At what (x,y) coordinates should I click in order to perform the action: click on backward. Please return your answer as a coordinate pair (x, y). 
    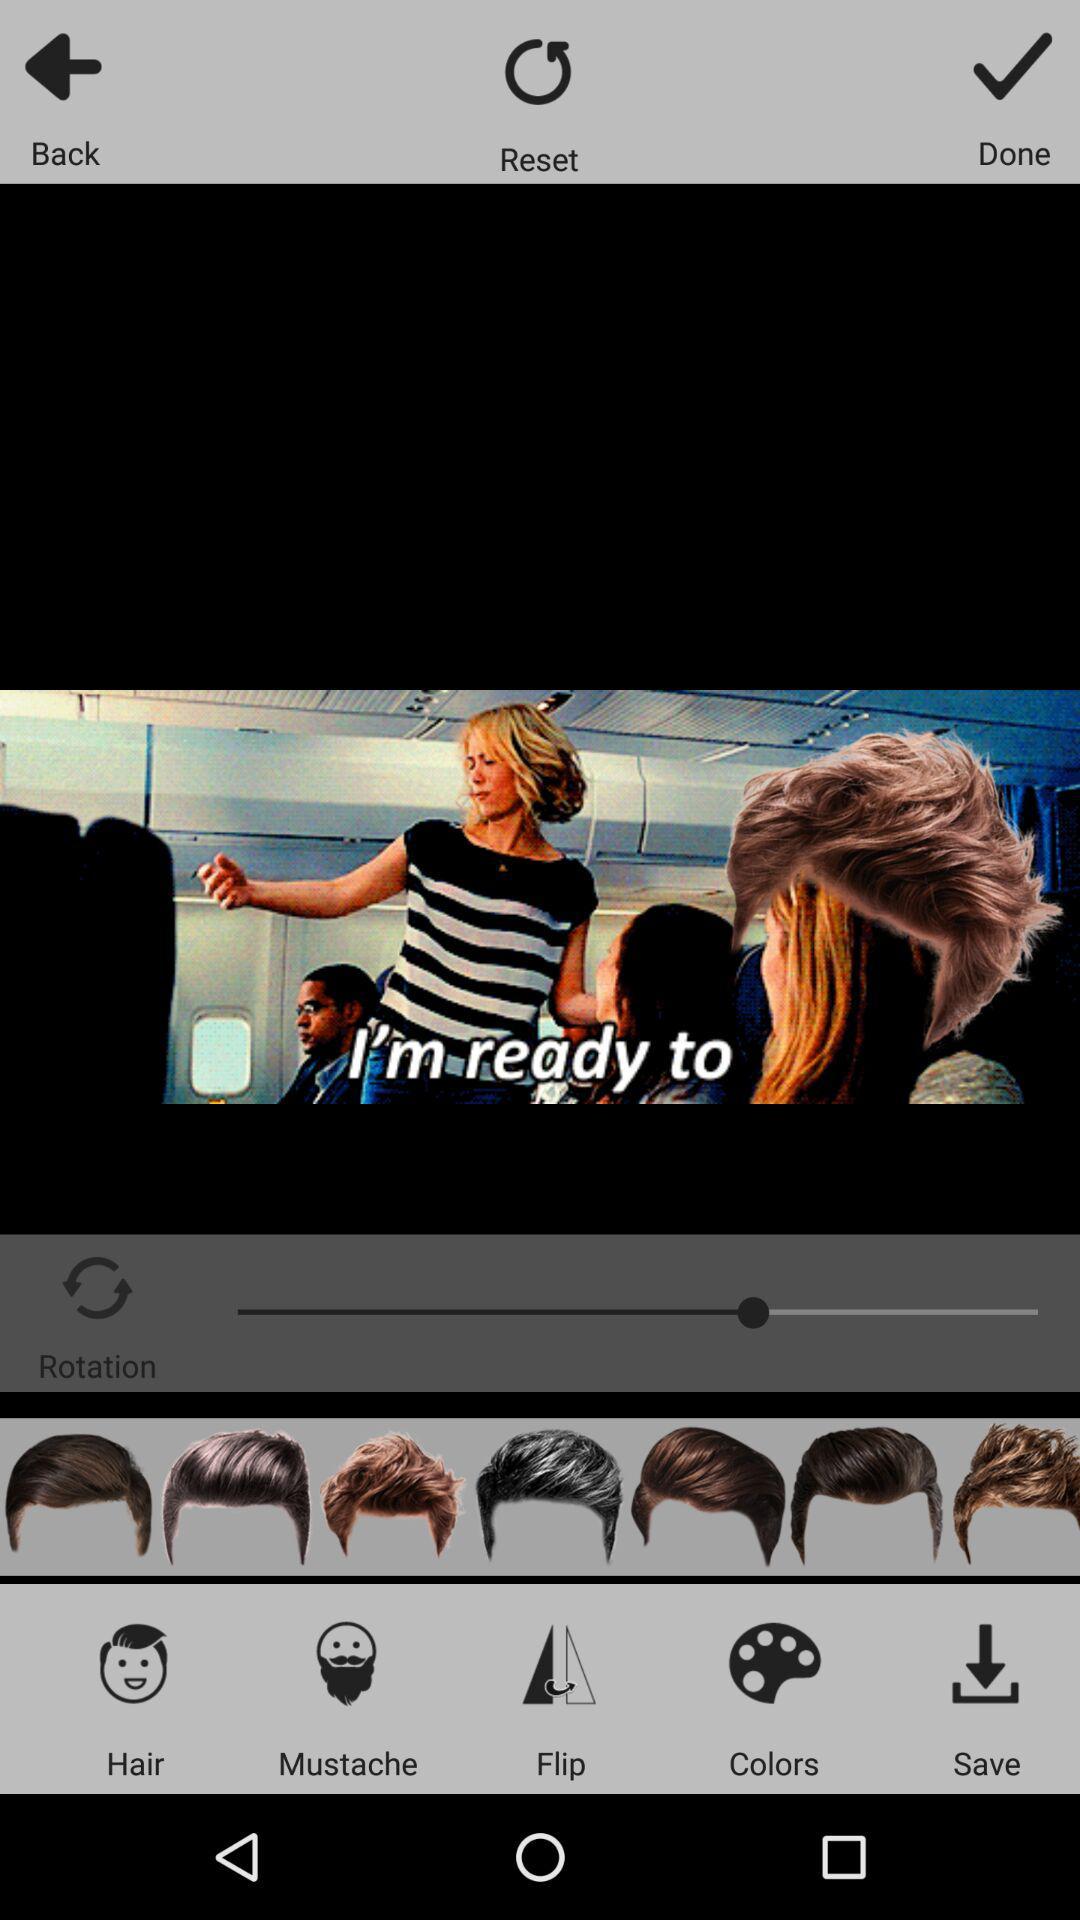
    Looking at the image, I should click on (64, 65).